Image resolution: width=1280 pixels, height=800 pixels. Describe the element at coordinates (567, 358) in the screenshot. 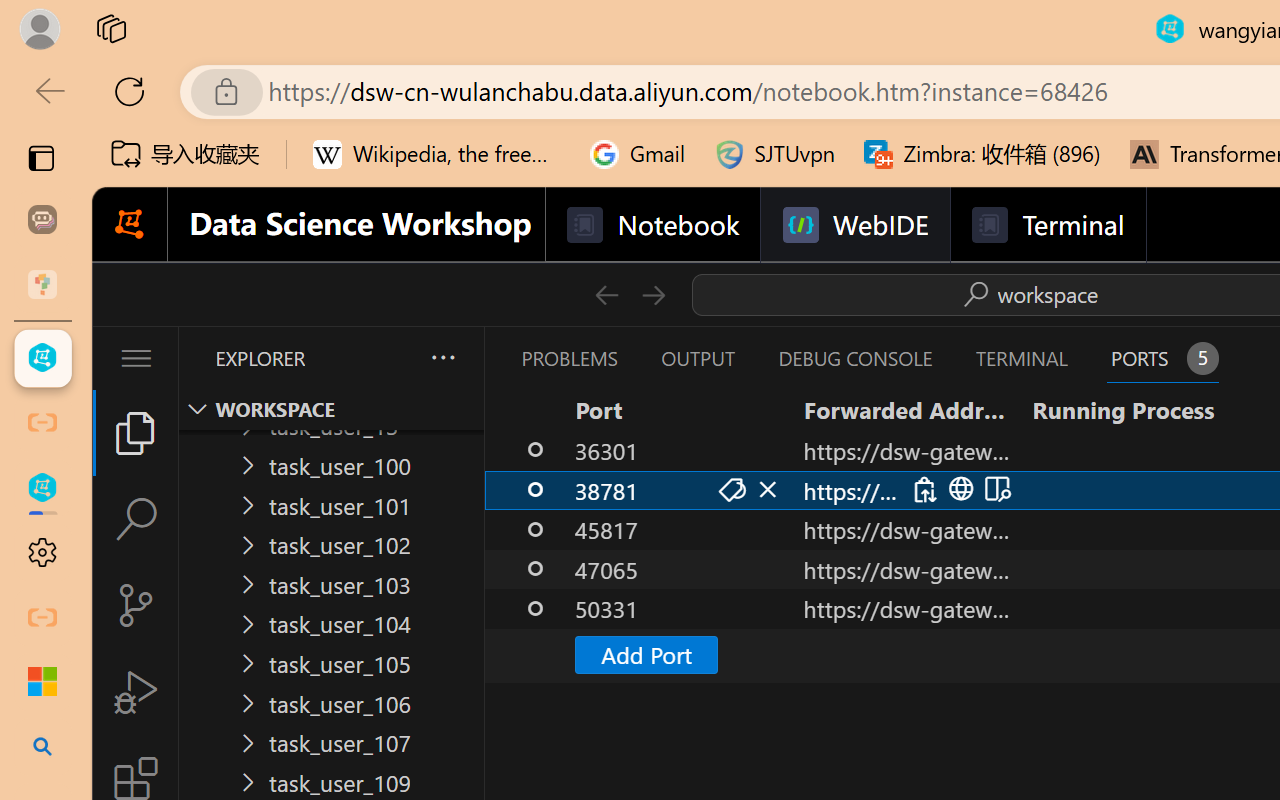

I see `'Problems (Ctrl+Shift+M)'` at that location.